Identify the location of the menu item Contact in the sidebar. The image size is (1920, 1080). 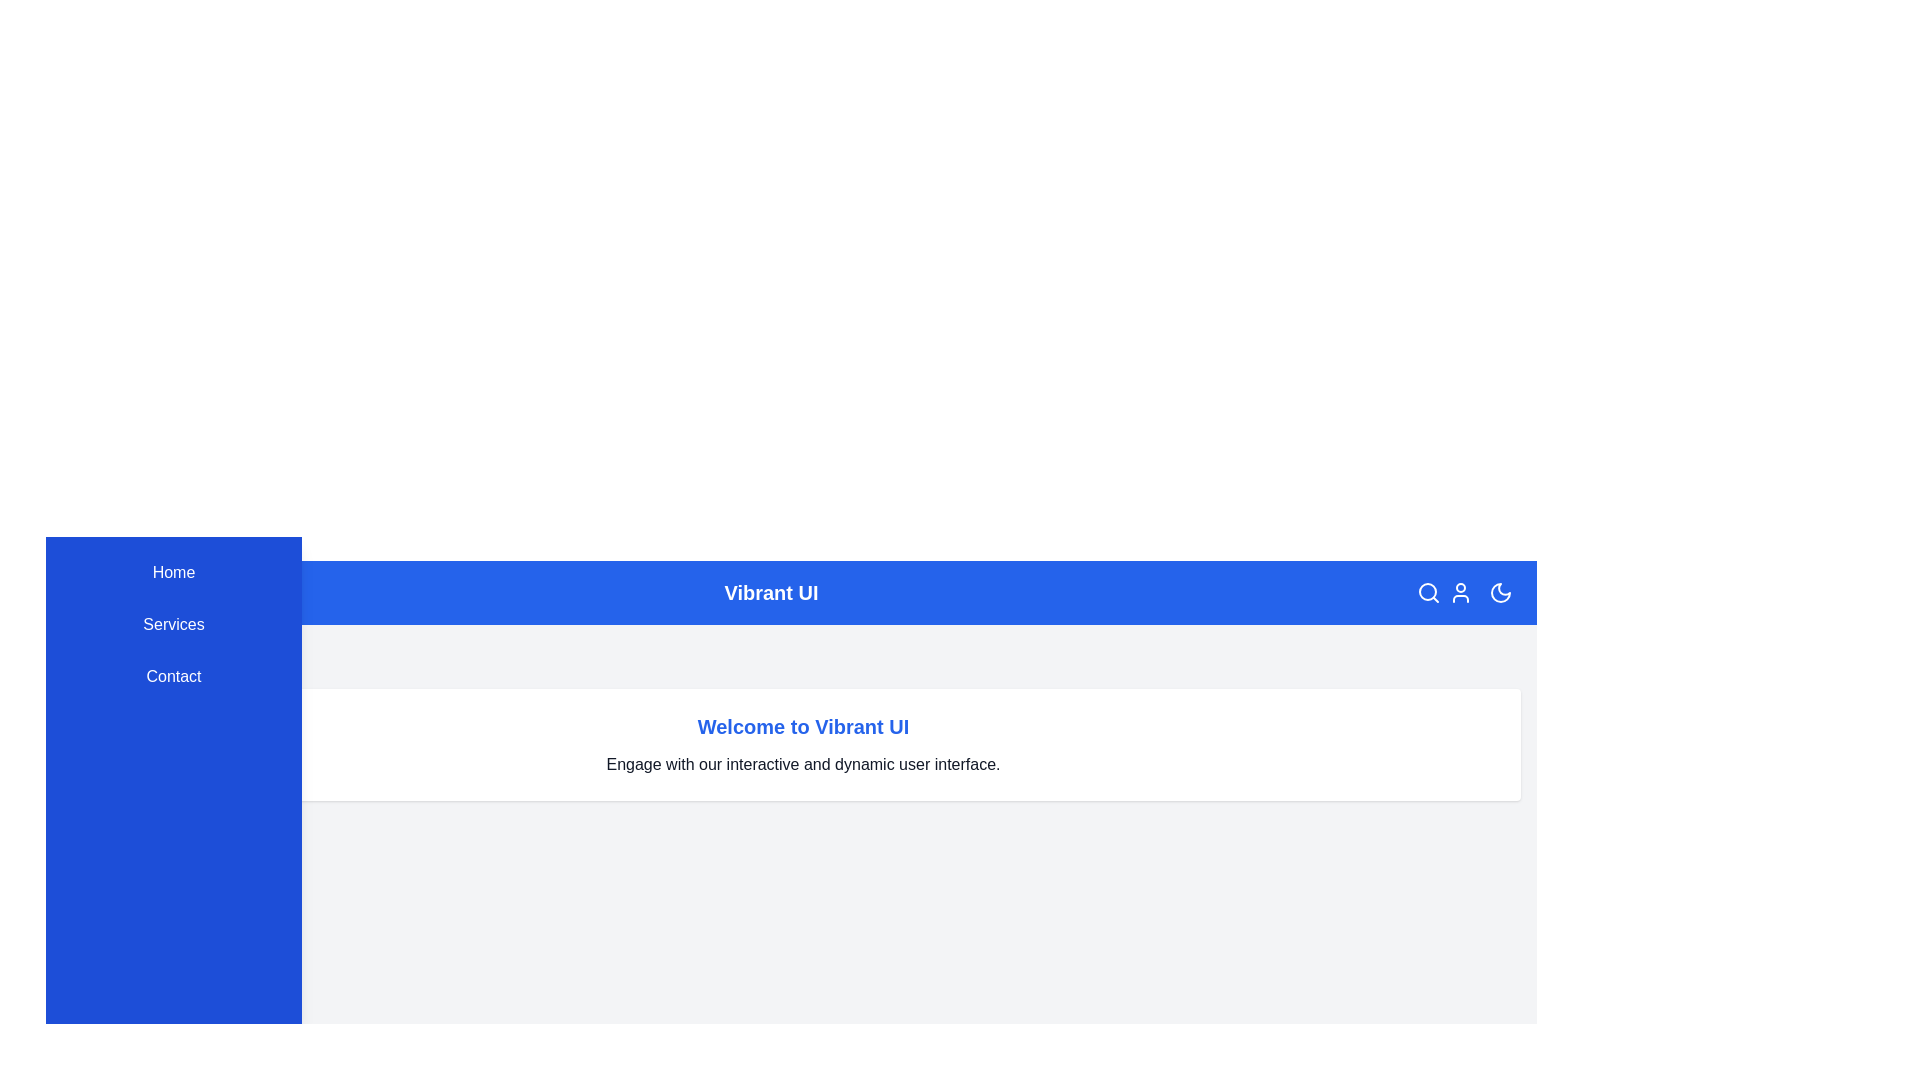
(173, 676).